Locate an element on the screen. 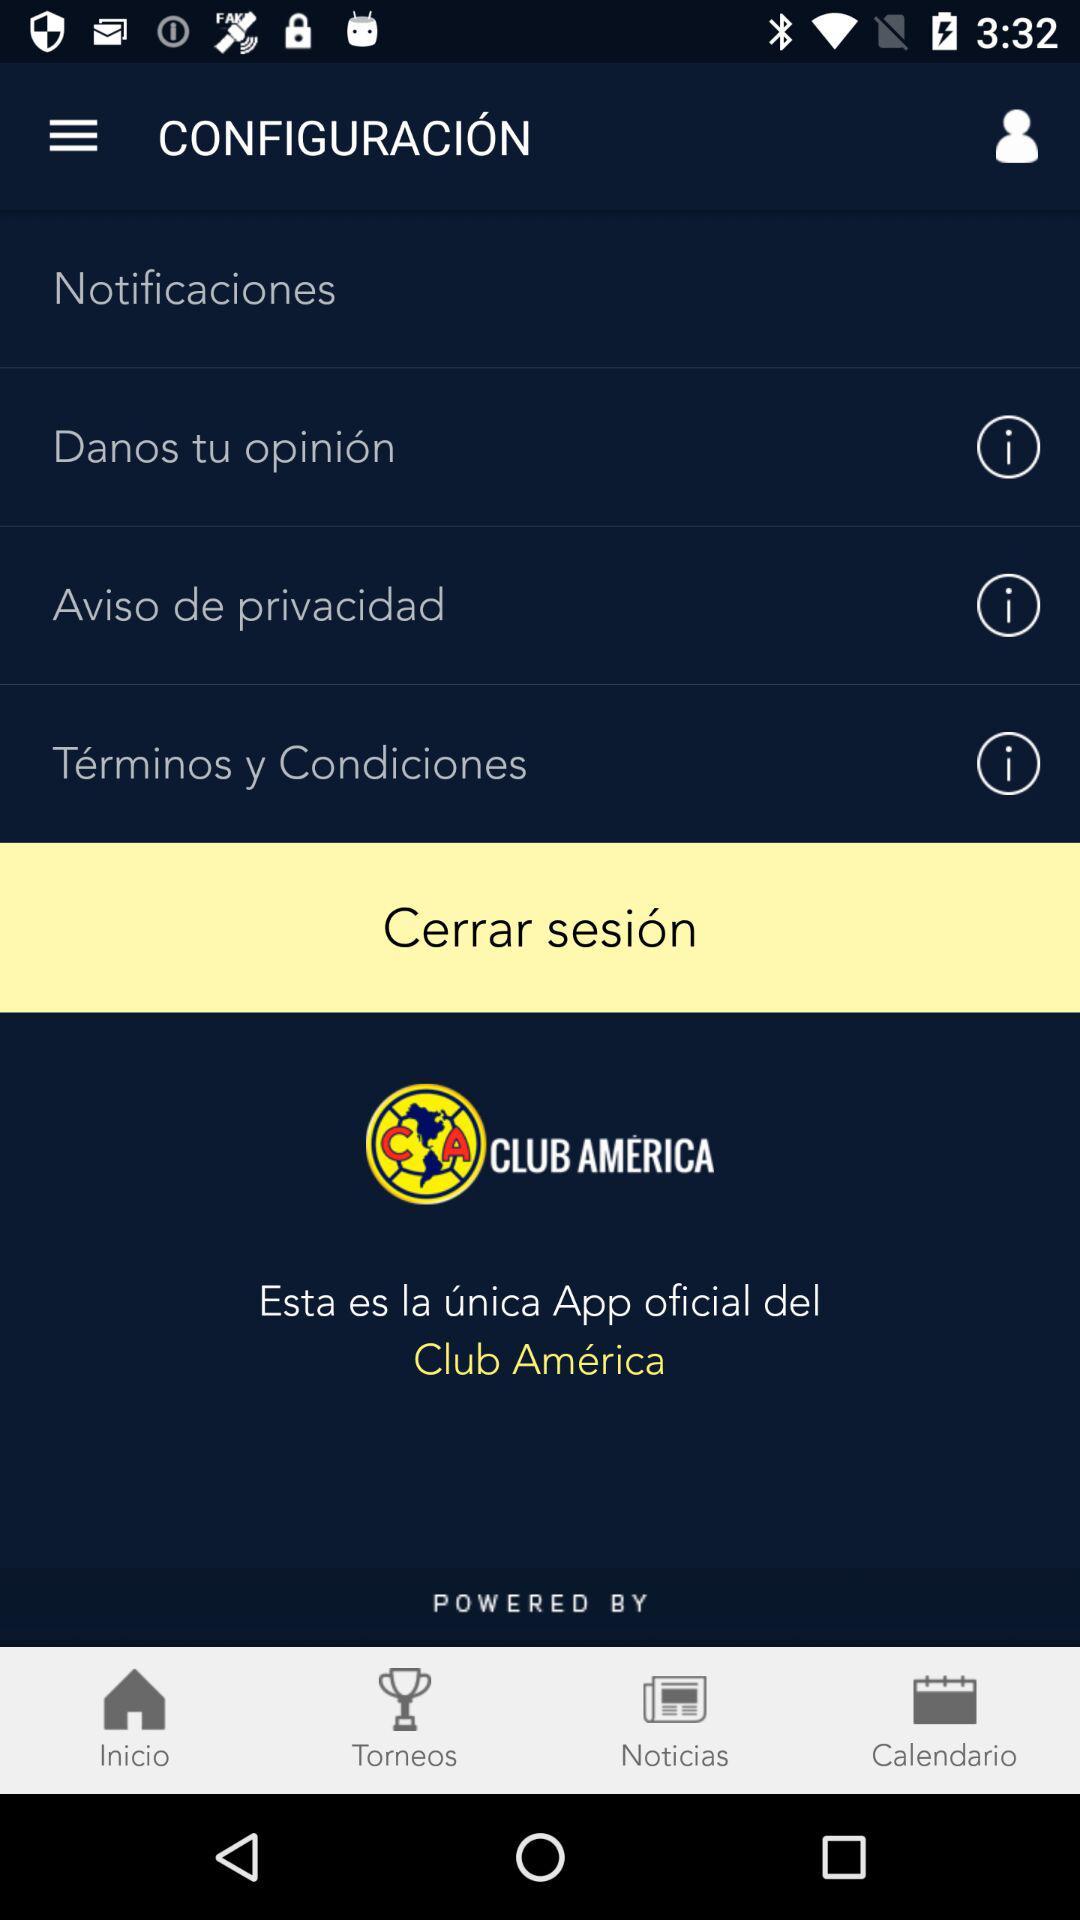 Image resolution: width=1080 pixels, height=1920 pixels. the location icon is located at coordinates (405, 1719).